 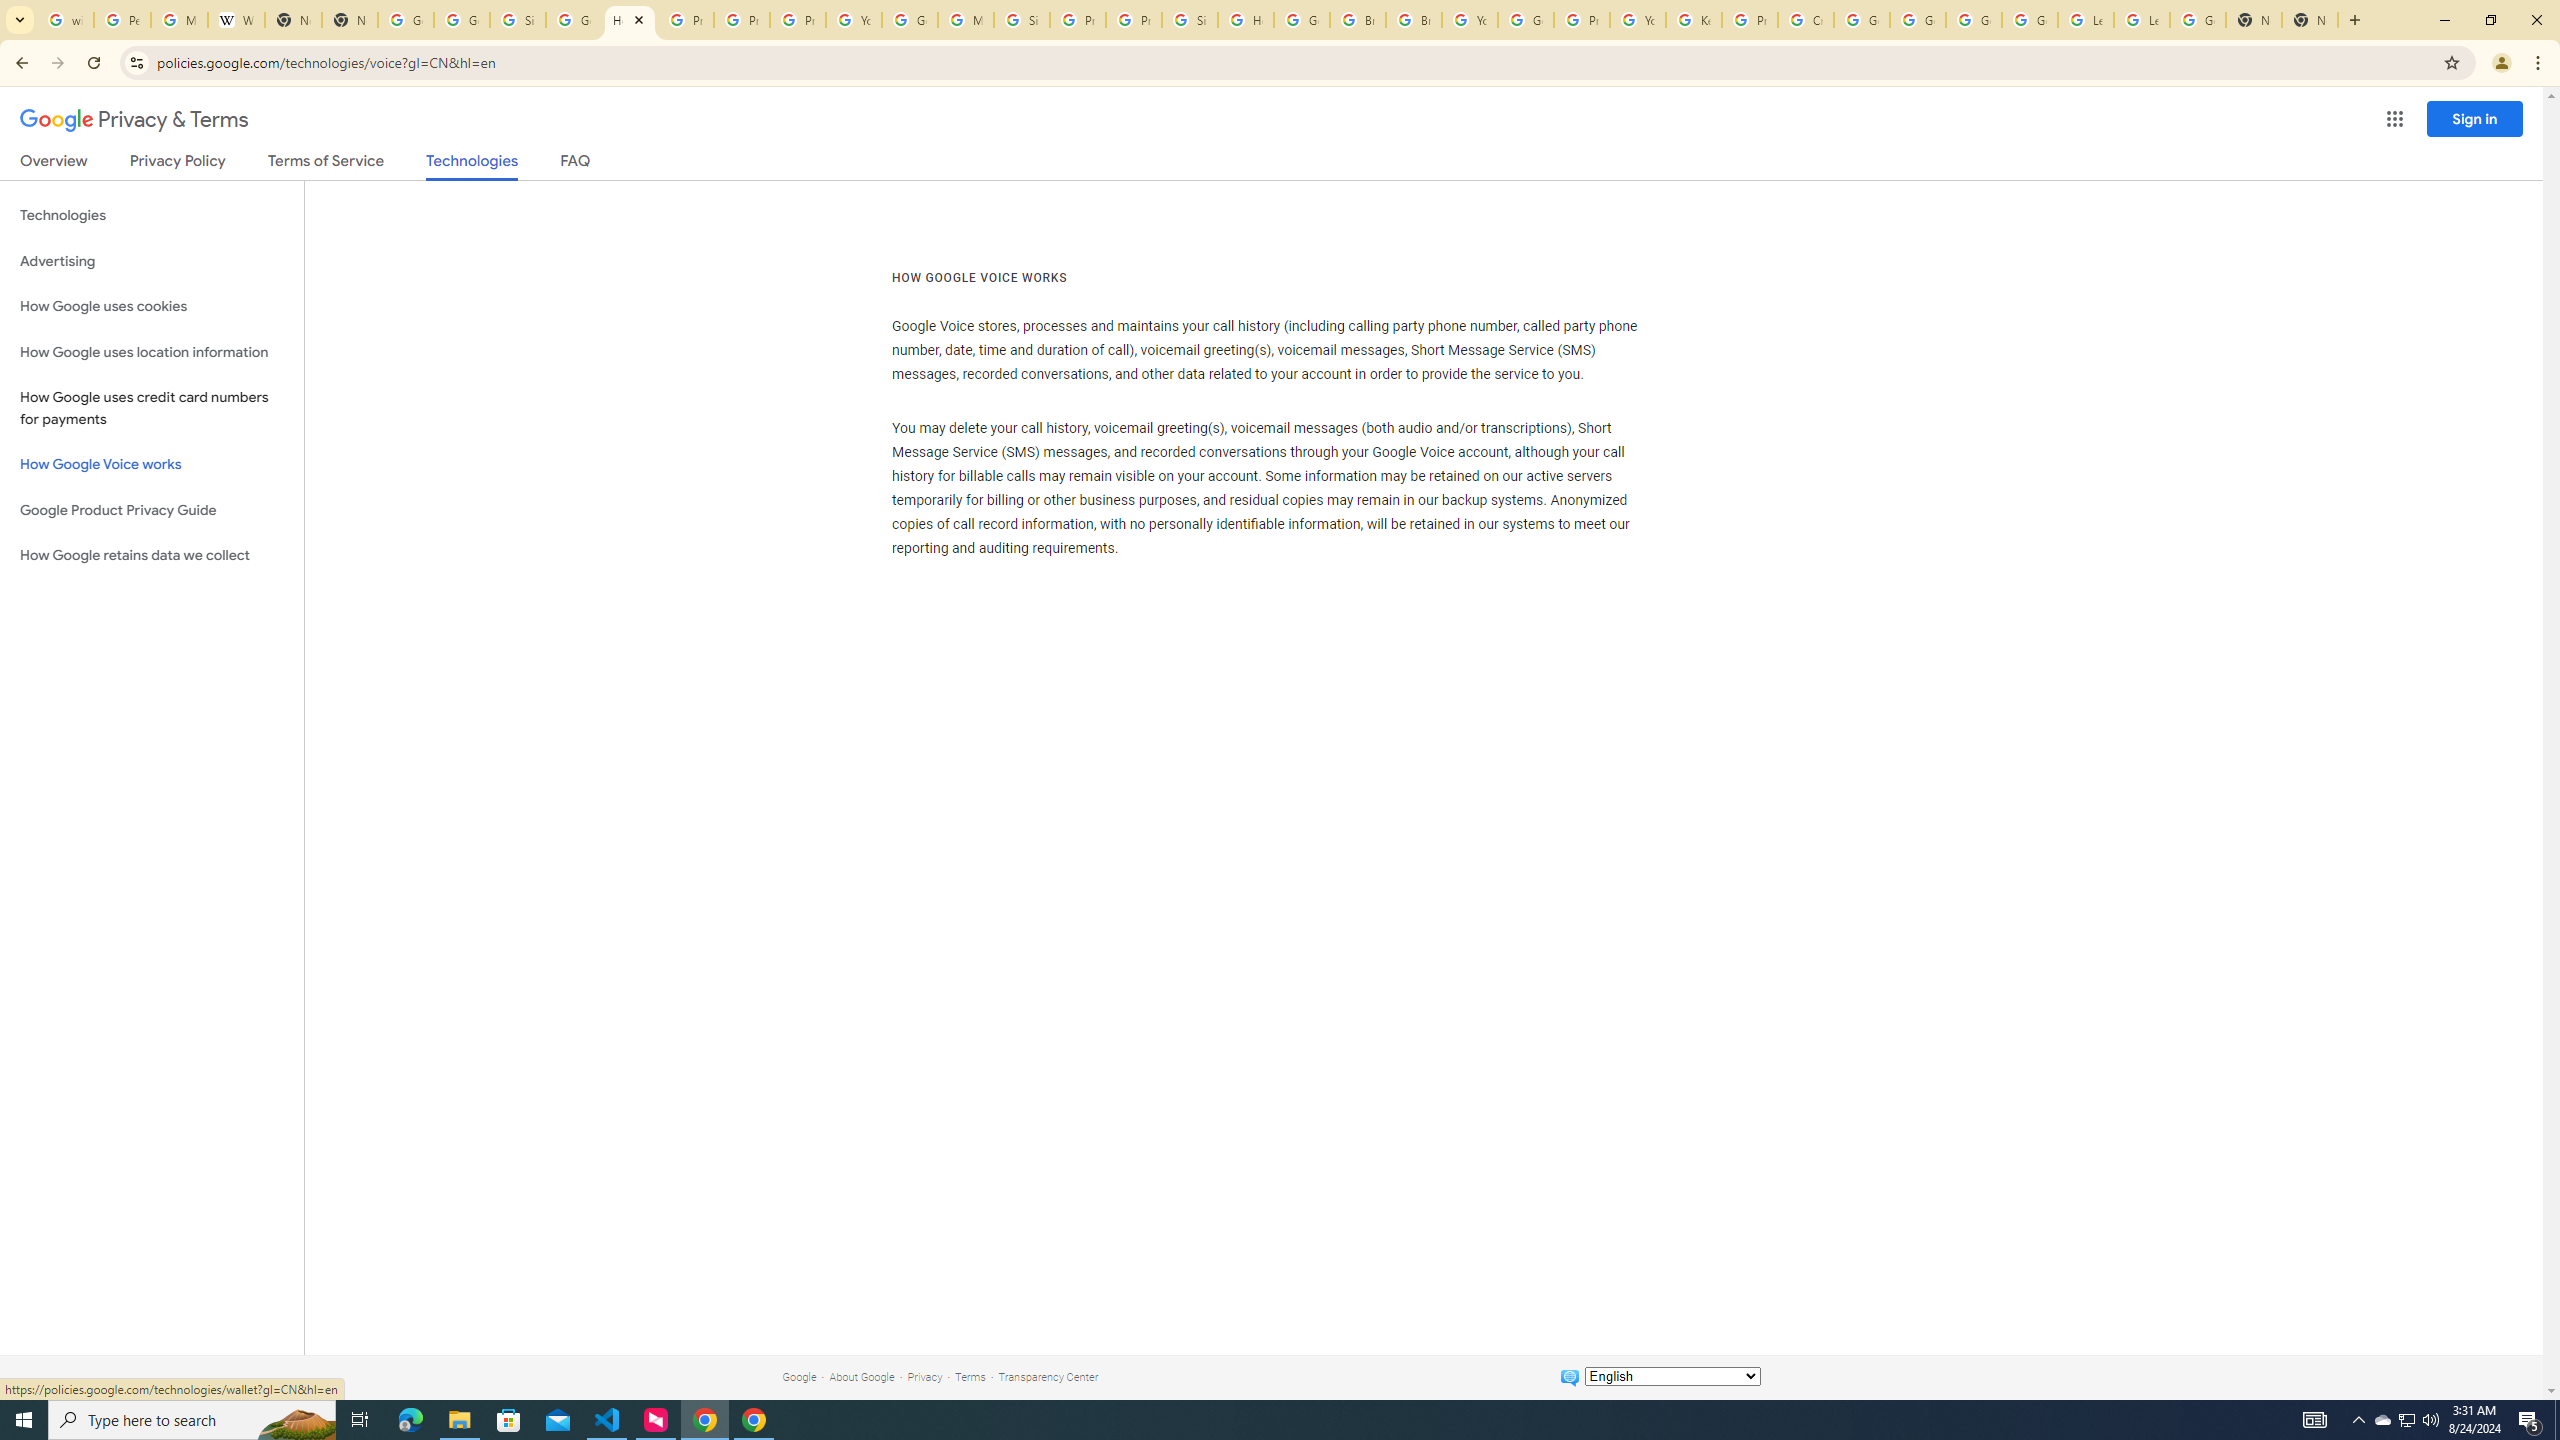 I want to click on 'New Tab', so click(x=2310, y=19).